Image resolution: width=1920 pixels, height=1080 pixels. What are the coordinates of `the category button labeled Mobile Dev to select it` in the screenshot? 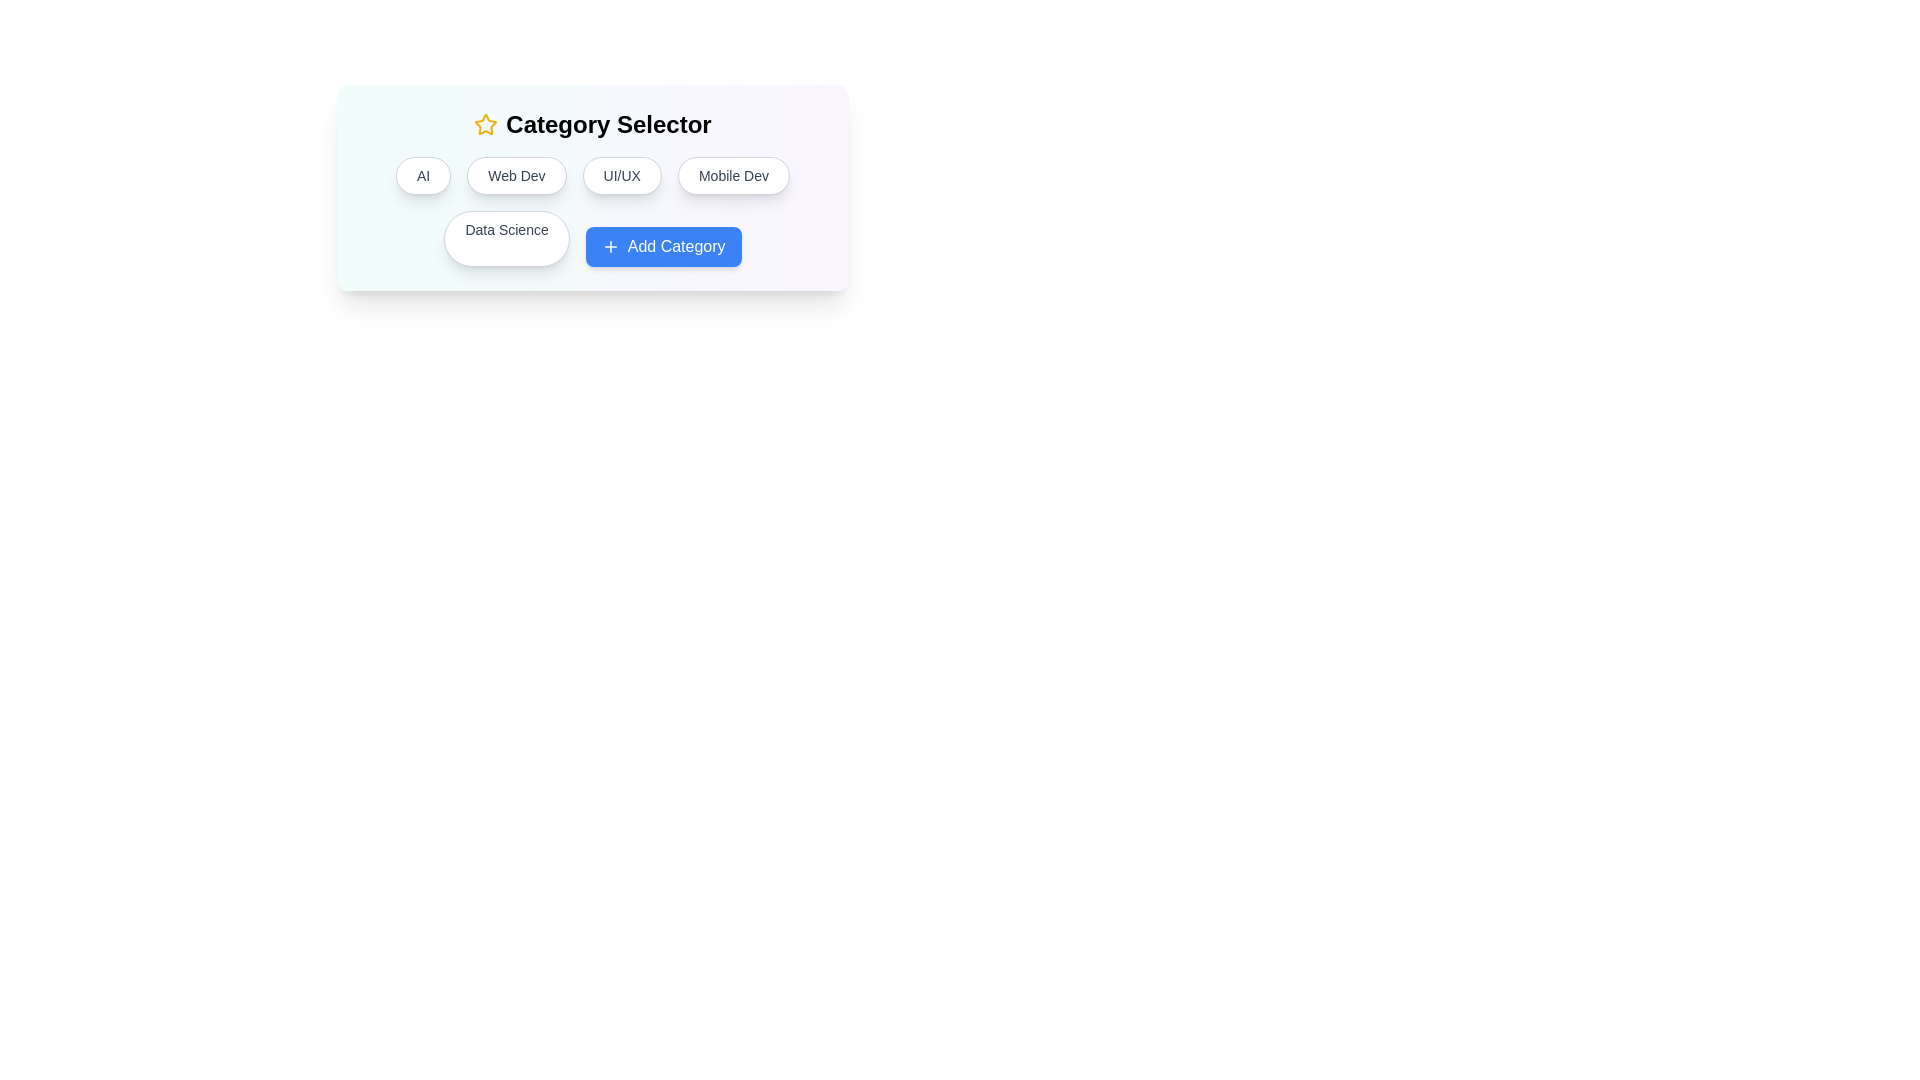 It's located at (733, 175).